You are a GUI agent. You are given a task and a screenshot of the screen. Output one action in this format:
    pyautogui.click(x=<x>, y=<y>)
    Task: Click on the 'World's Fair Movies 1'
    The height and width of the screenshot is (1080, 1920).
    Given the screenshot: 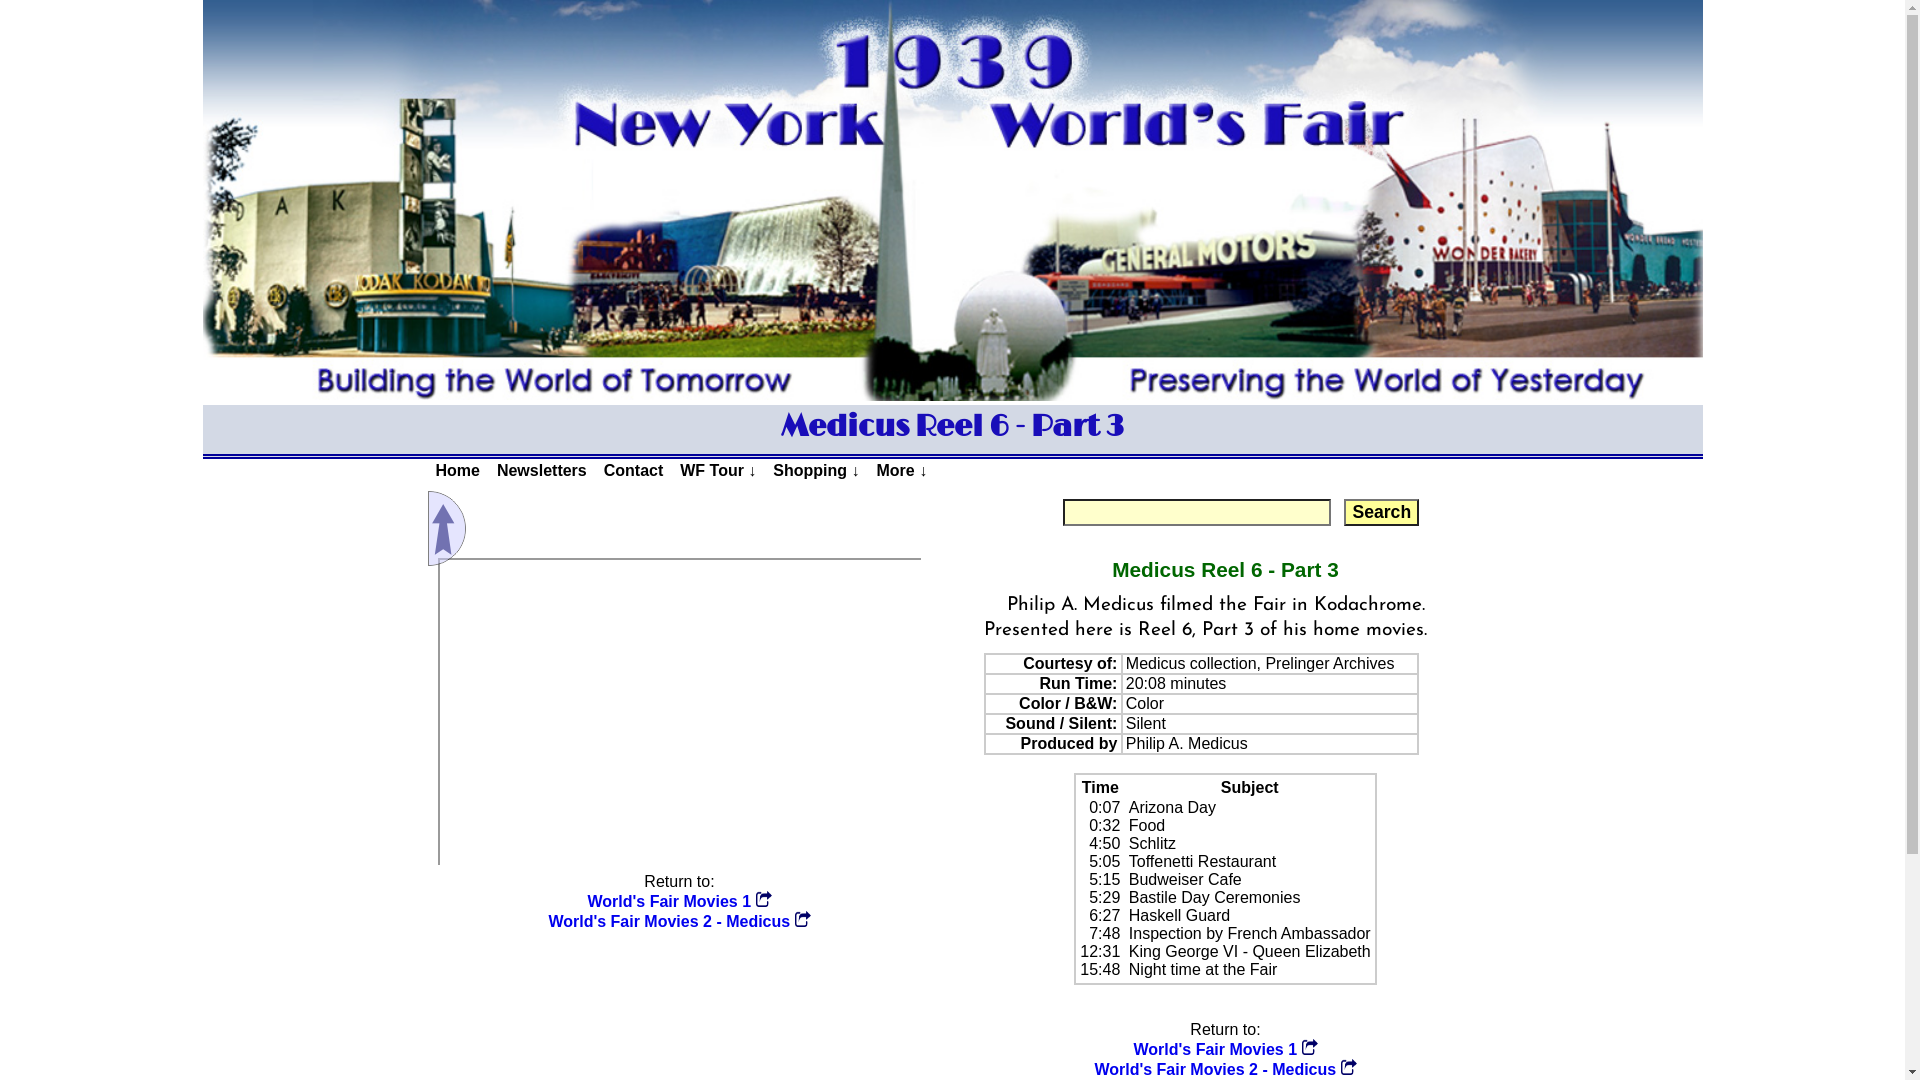 What is the action you would take?
    pyautogui.click(x=680, y=901)
    